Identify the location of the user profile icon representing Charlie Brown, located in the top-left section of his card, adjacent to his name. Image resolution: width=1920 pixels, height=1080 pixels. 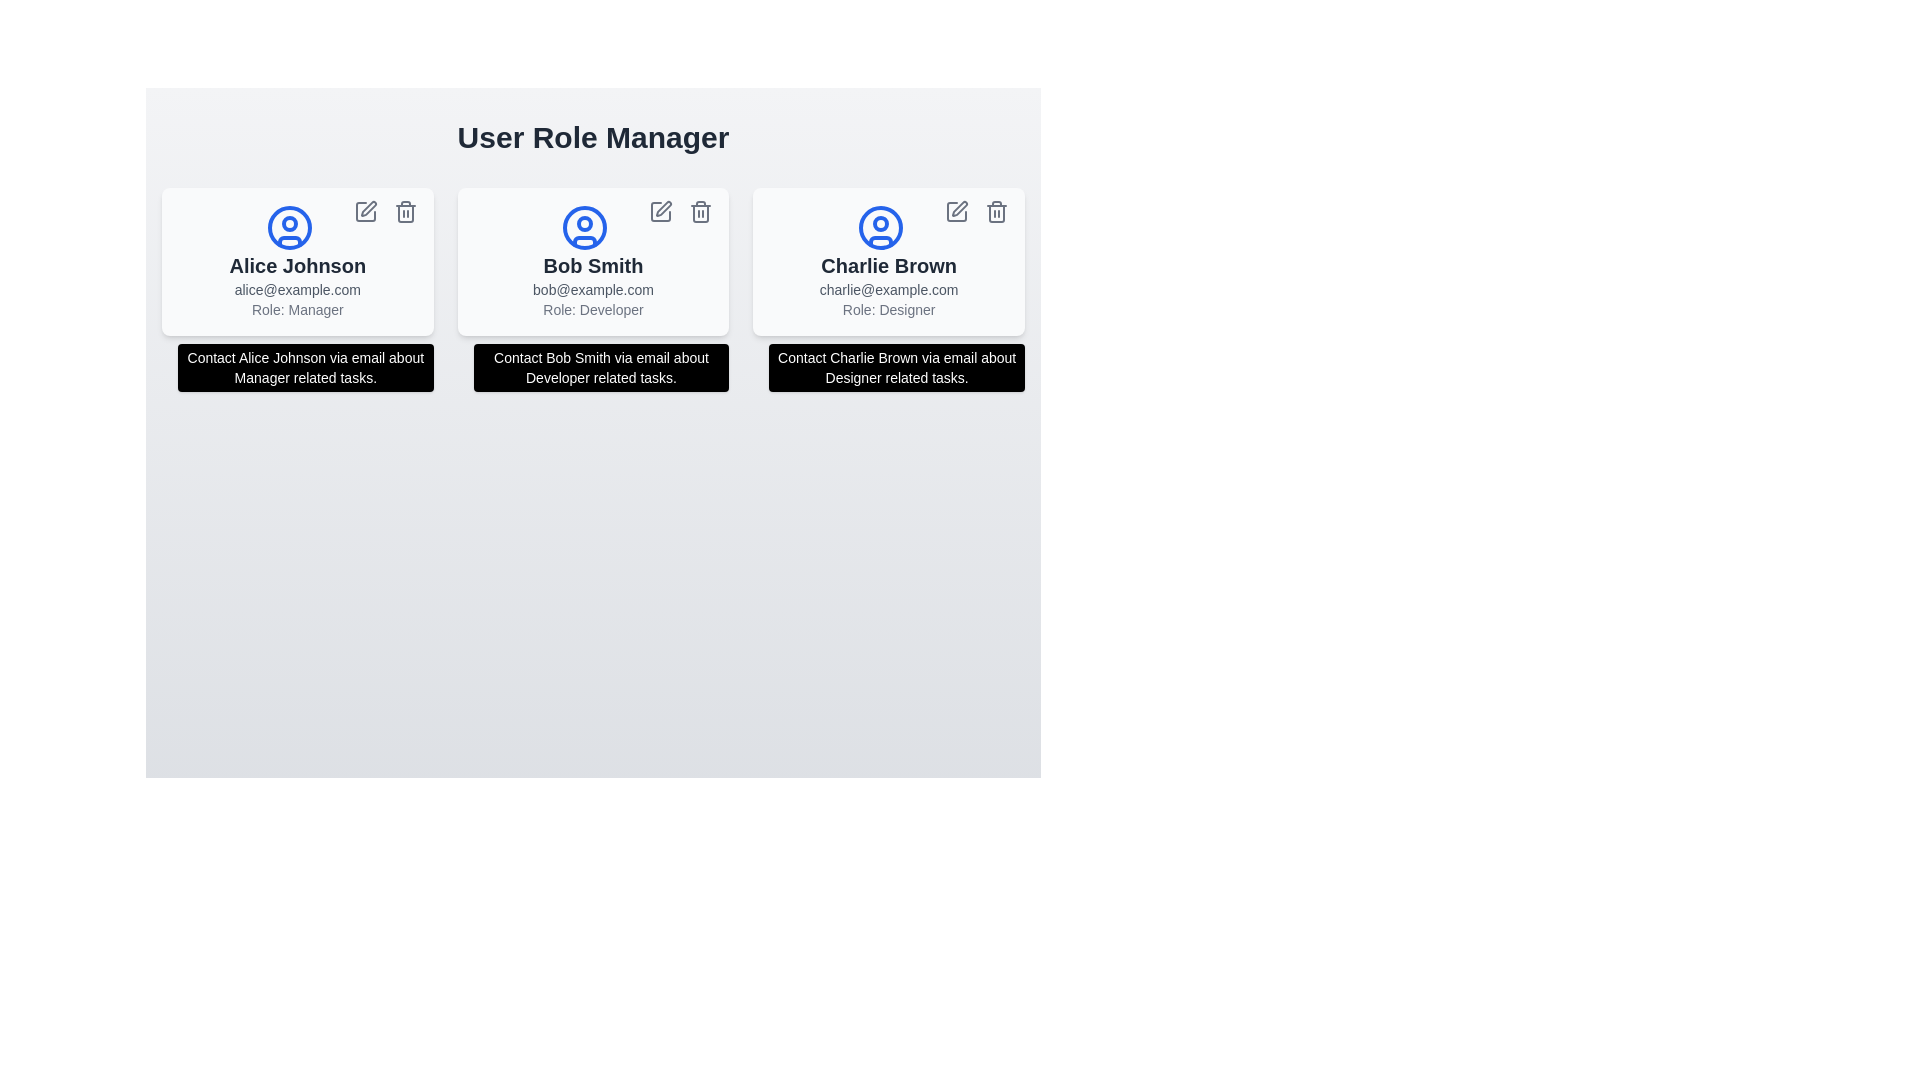
(880, 226).